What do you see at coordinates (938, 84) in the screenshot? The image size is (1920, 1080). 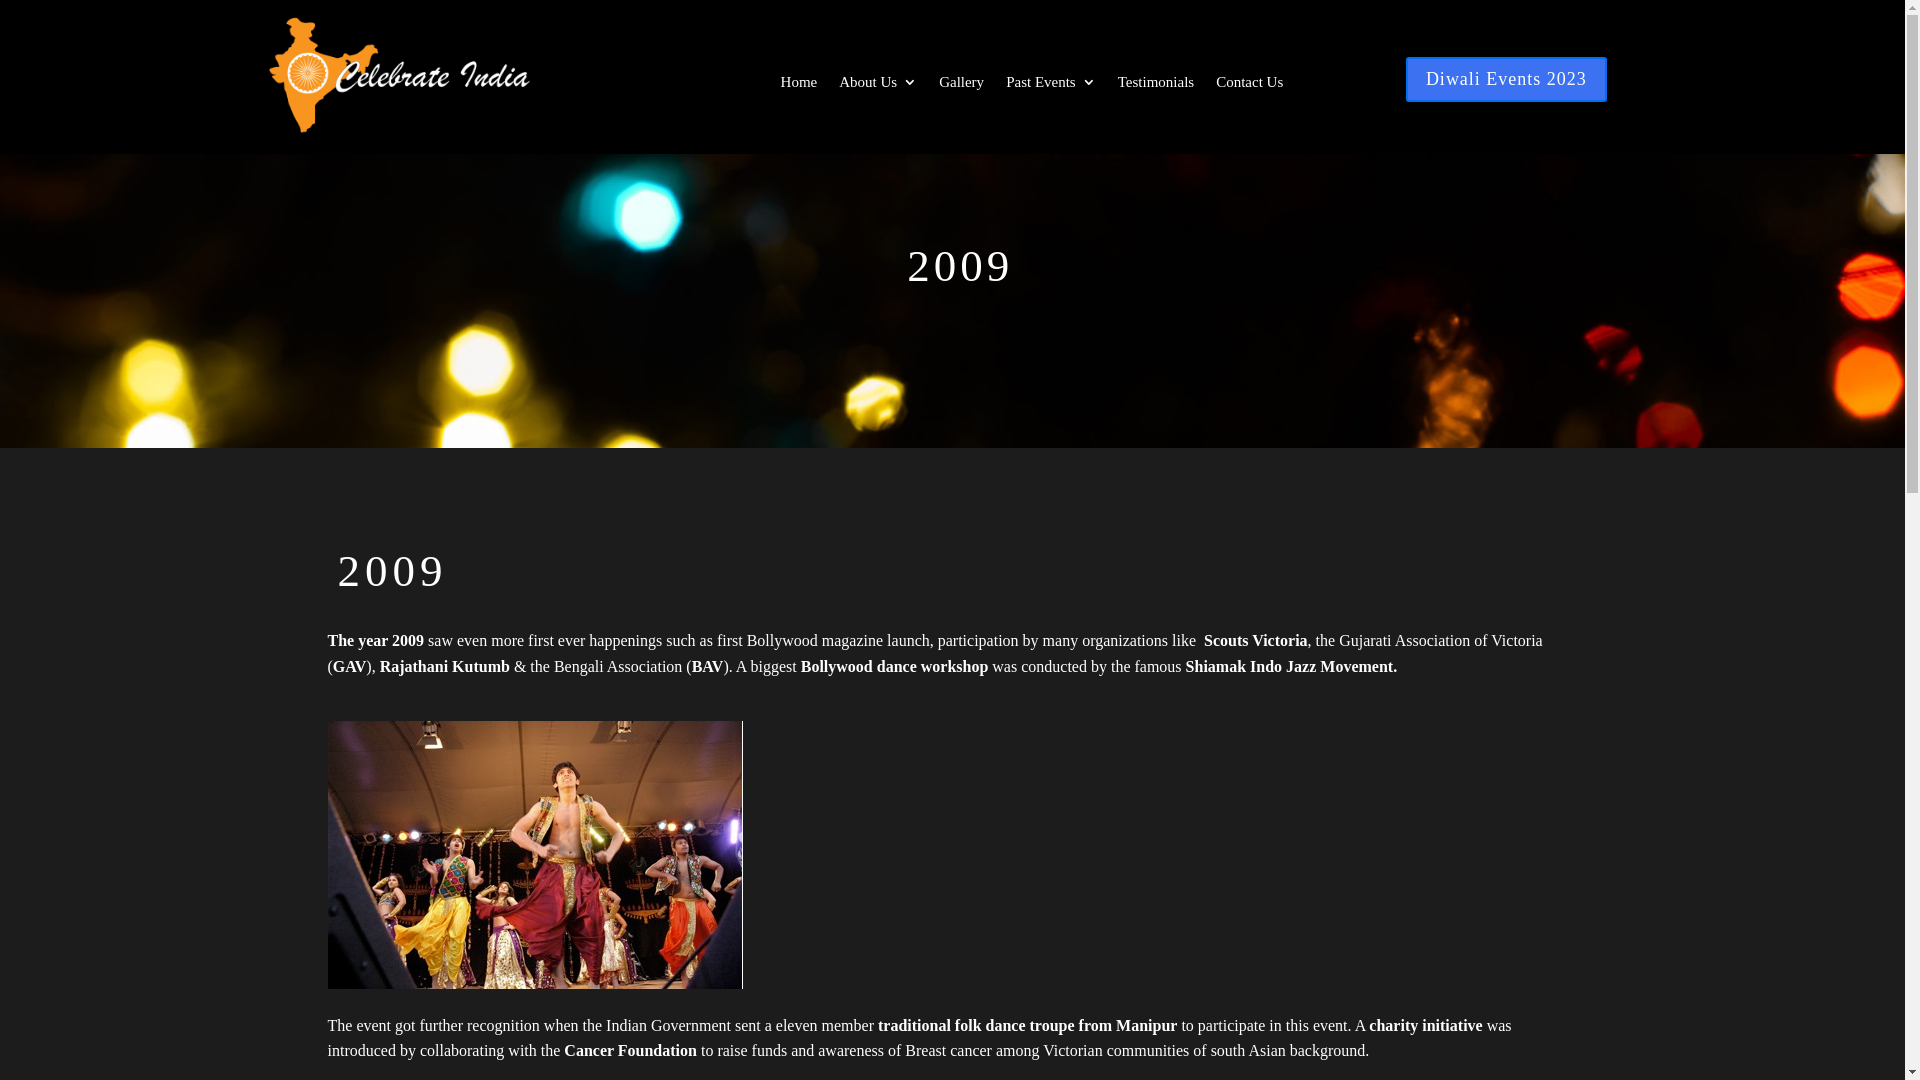 I see `'Gallery'` at bounding box center [938, 84].